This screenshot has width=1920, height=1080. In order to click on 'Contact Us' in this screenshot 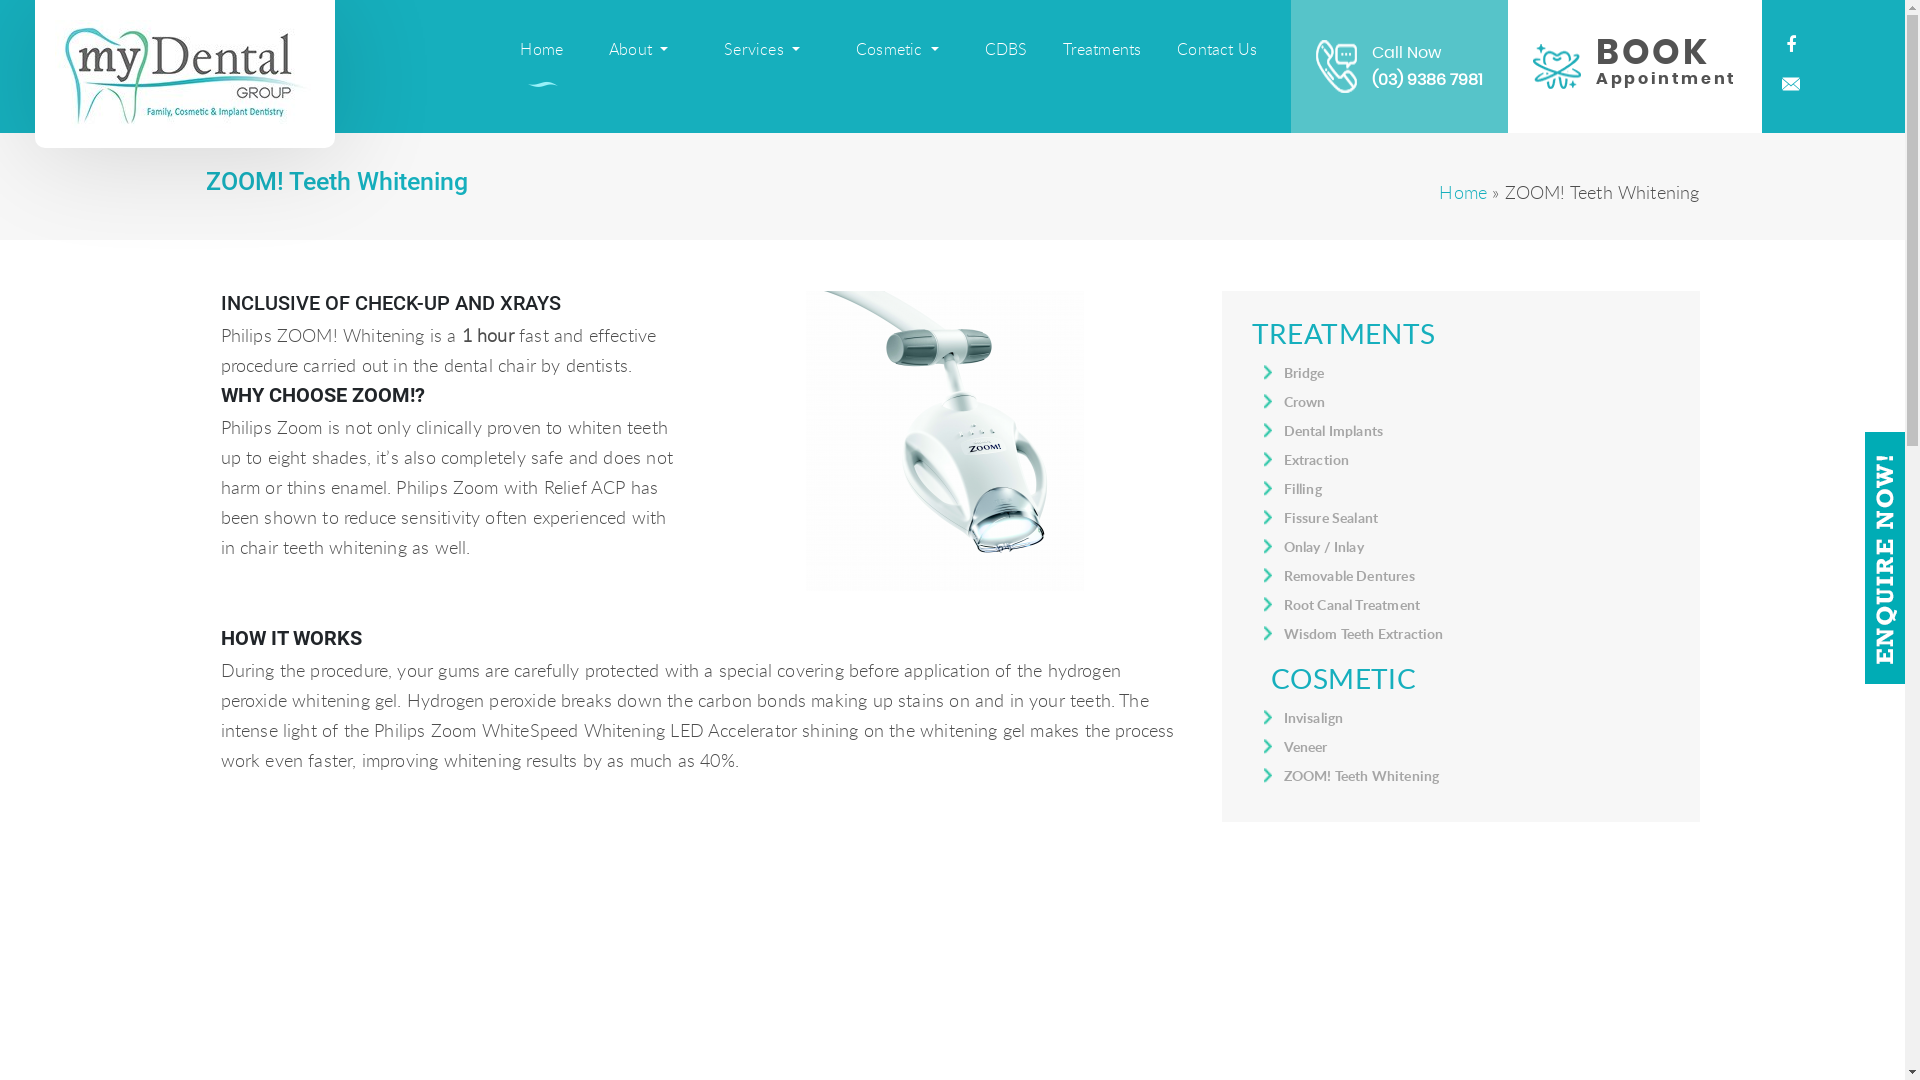, I will do `click(1216, 48)`.